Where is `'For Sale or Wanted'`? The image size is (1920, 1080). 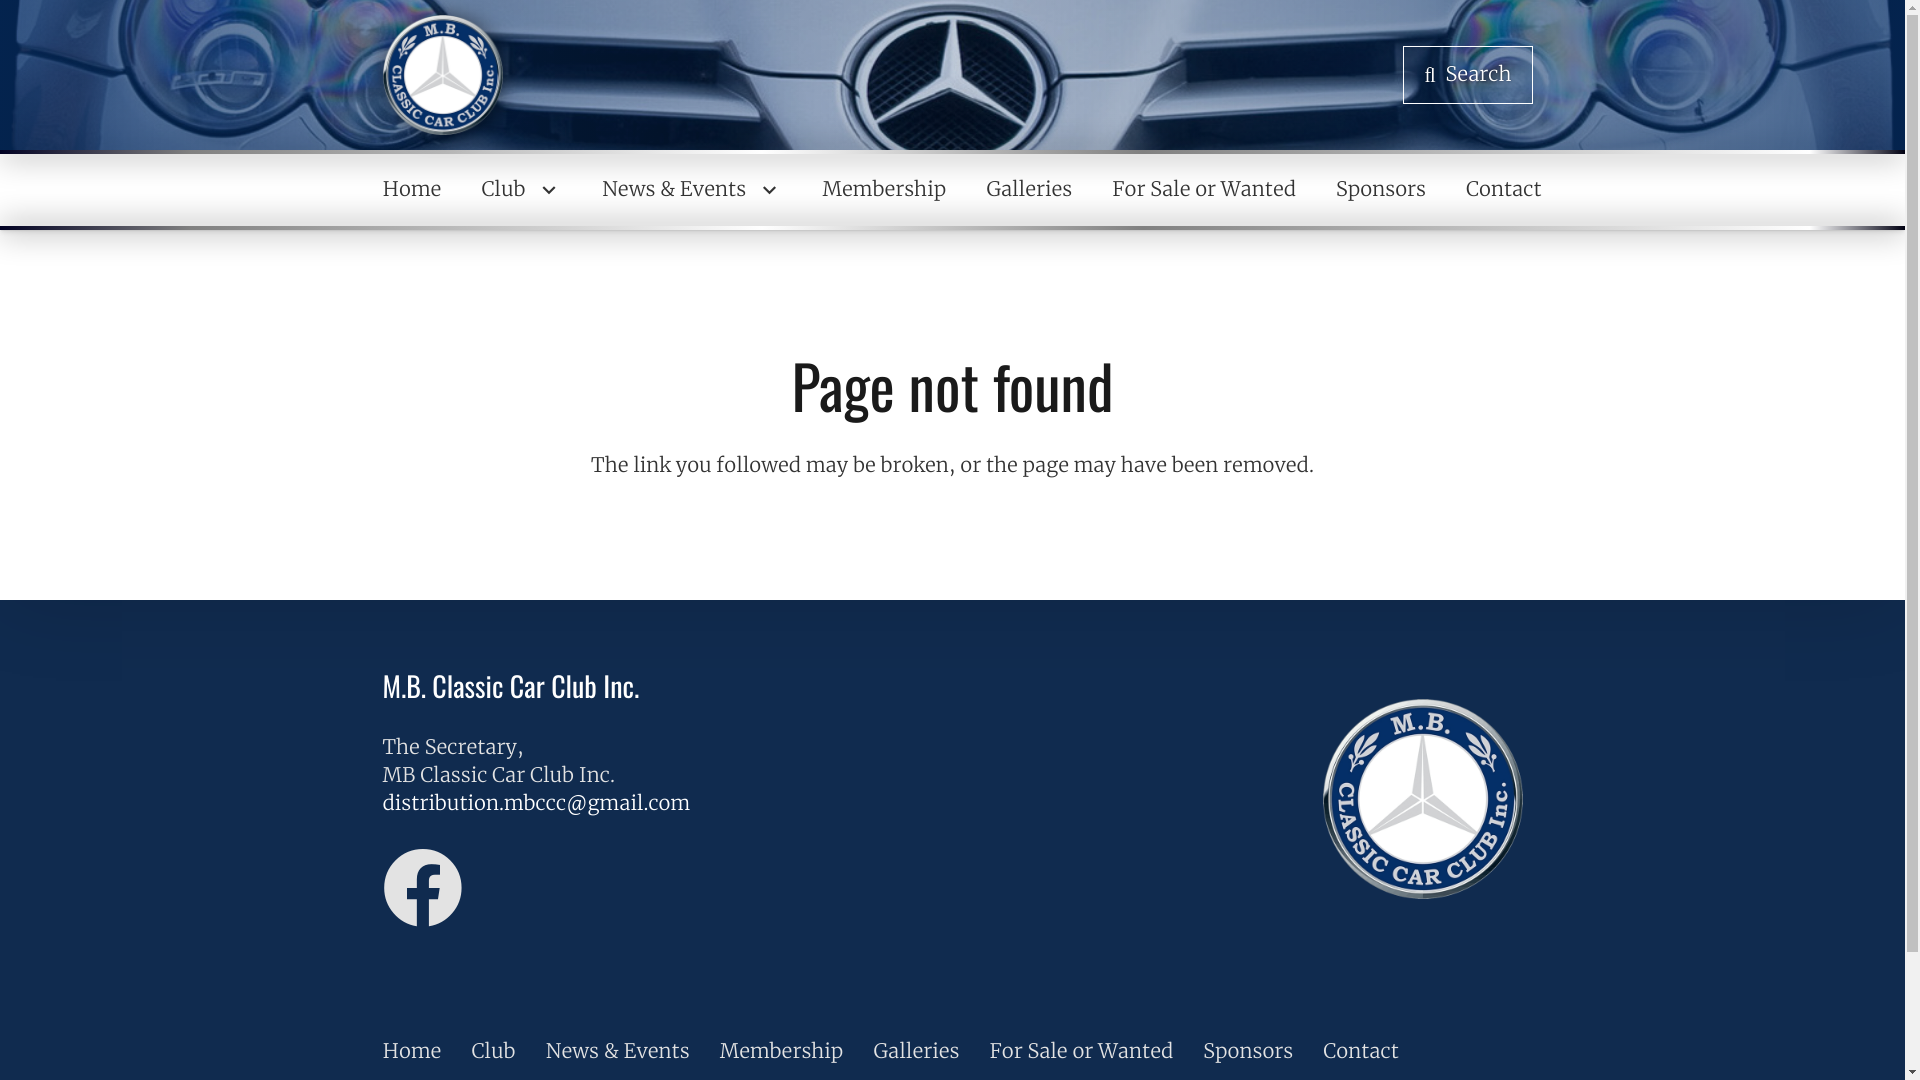
'For Sale or Wanted' is located at coordinates (1203, 189).